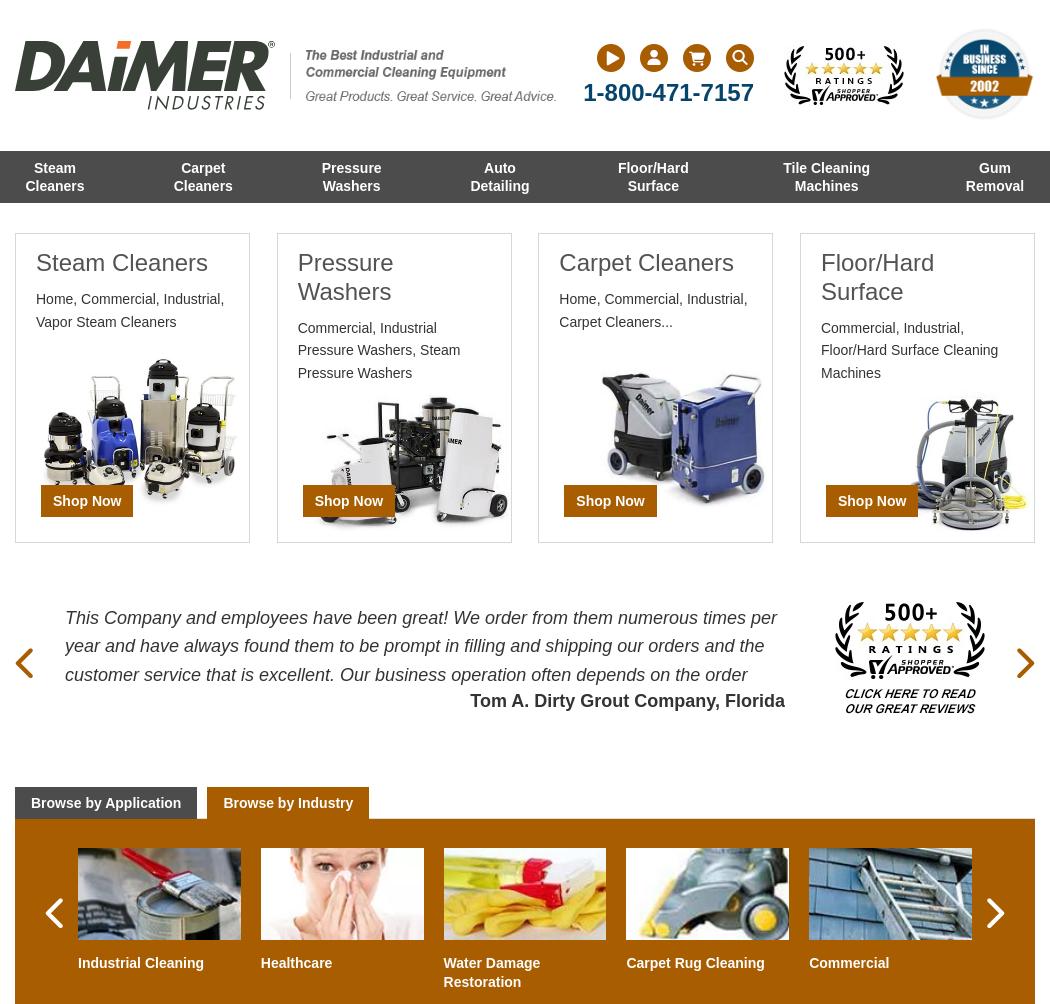 The width and height of the screenshot is (1050, 1004). Describe the element at coordinates (994, 176) in the screenshot. I see `'Gum Removal'` at that location.